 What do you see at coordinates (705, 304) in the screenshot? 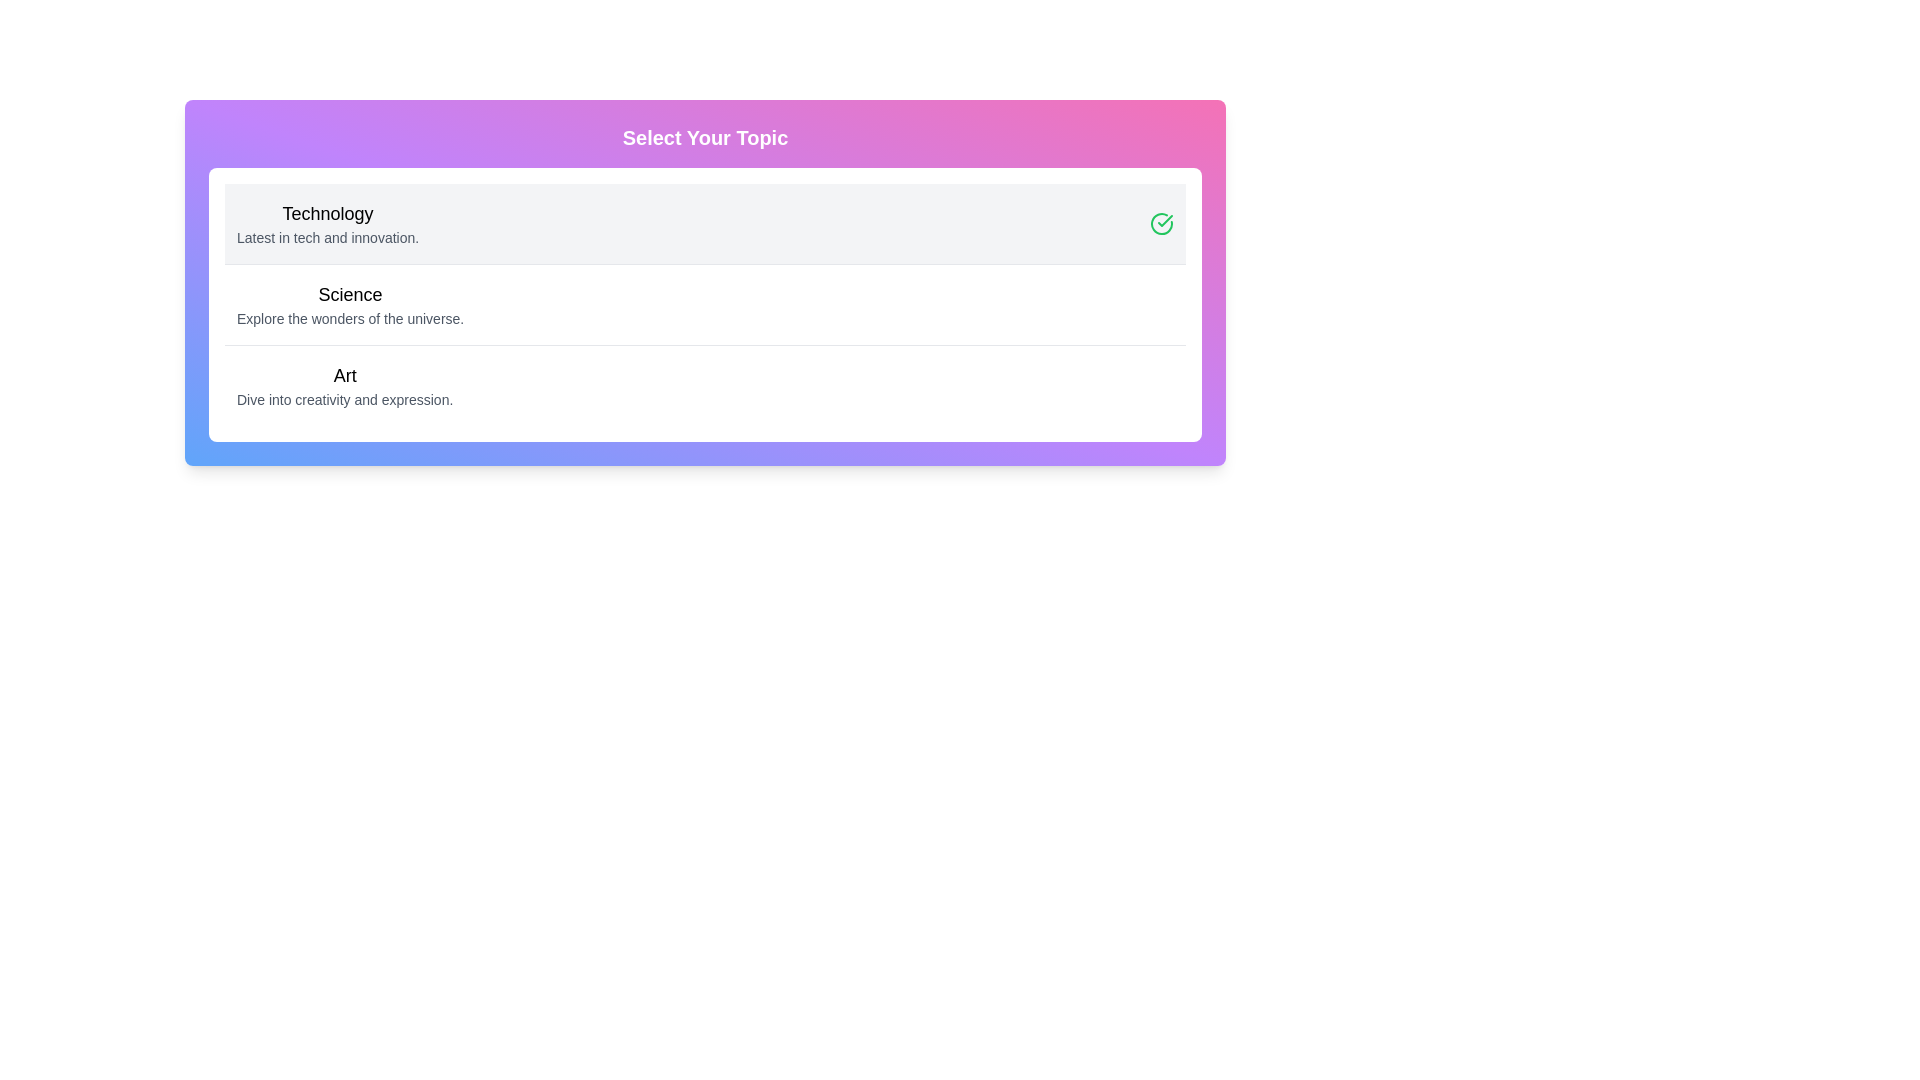
I see `the second selectable option in the list, which represents the 'Science' topic with the description 'Explore the wonders of the universe.'` at bounding box center [705, 304].